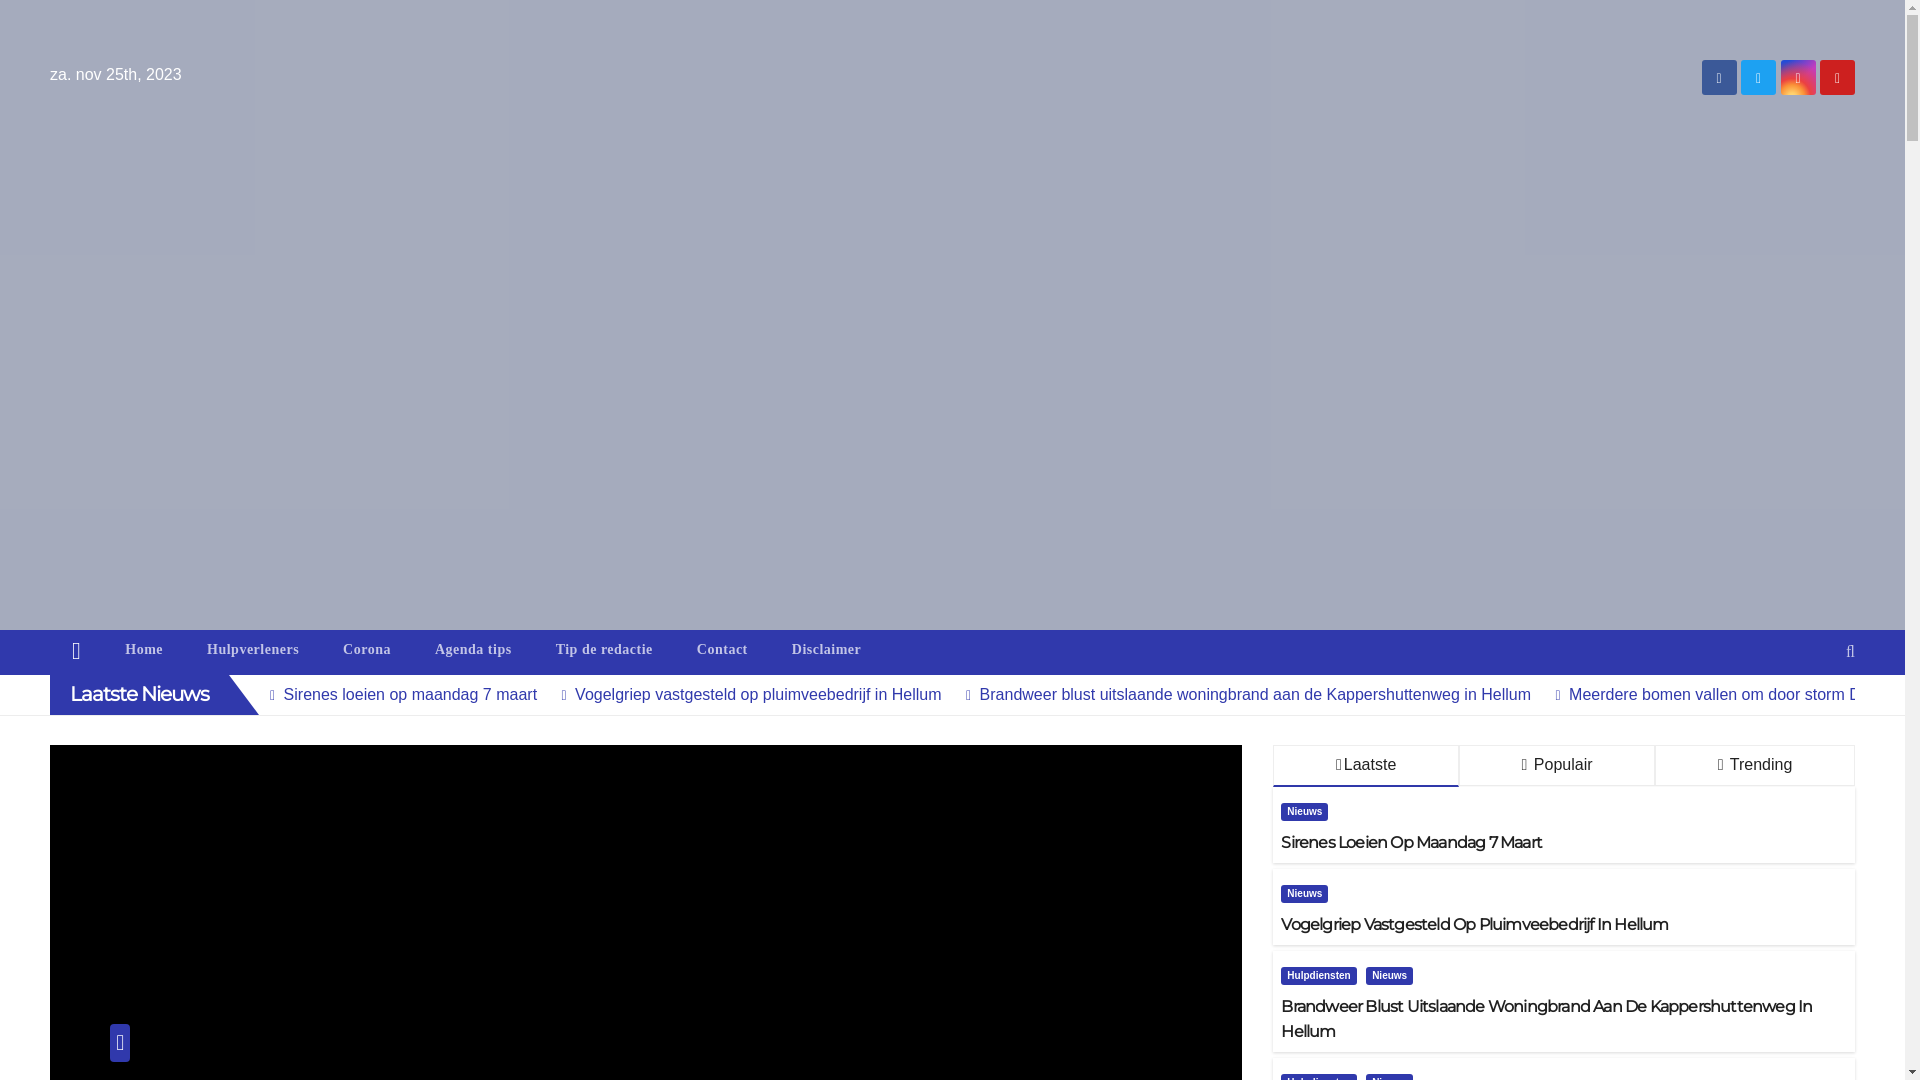 This screenshot has width=1920, height=1080. Describe the element at coordinates (721, 650) in the screenshot. I see `'Contact'` at that location.